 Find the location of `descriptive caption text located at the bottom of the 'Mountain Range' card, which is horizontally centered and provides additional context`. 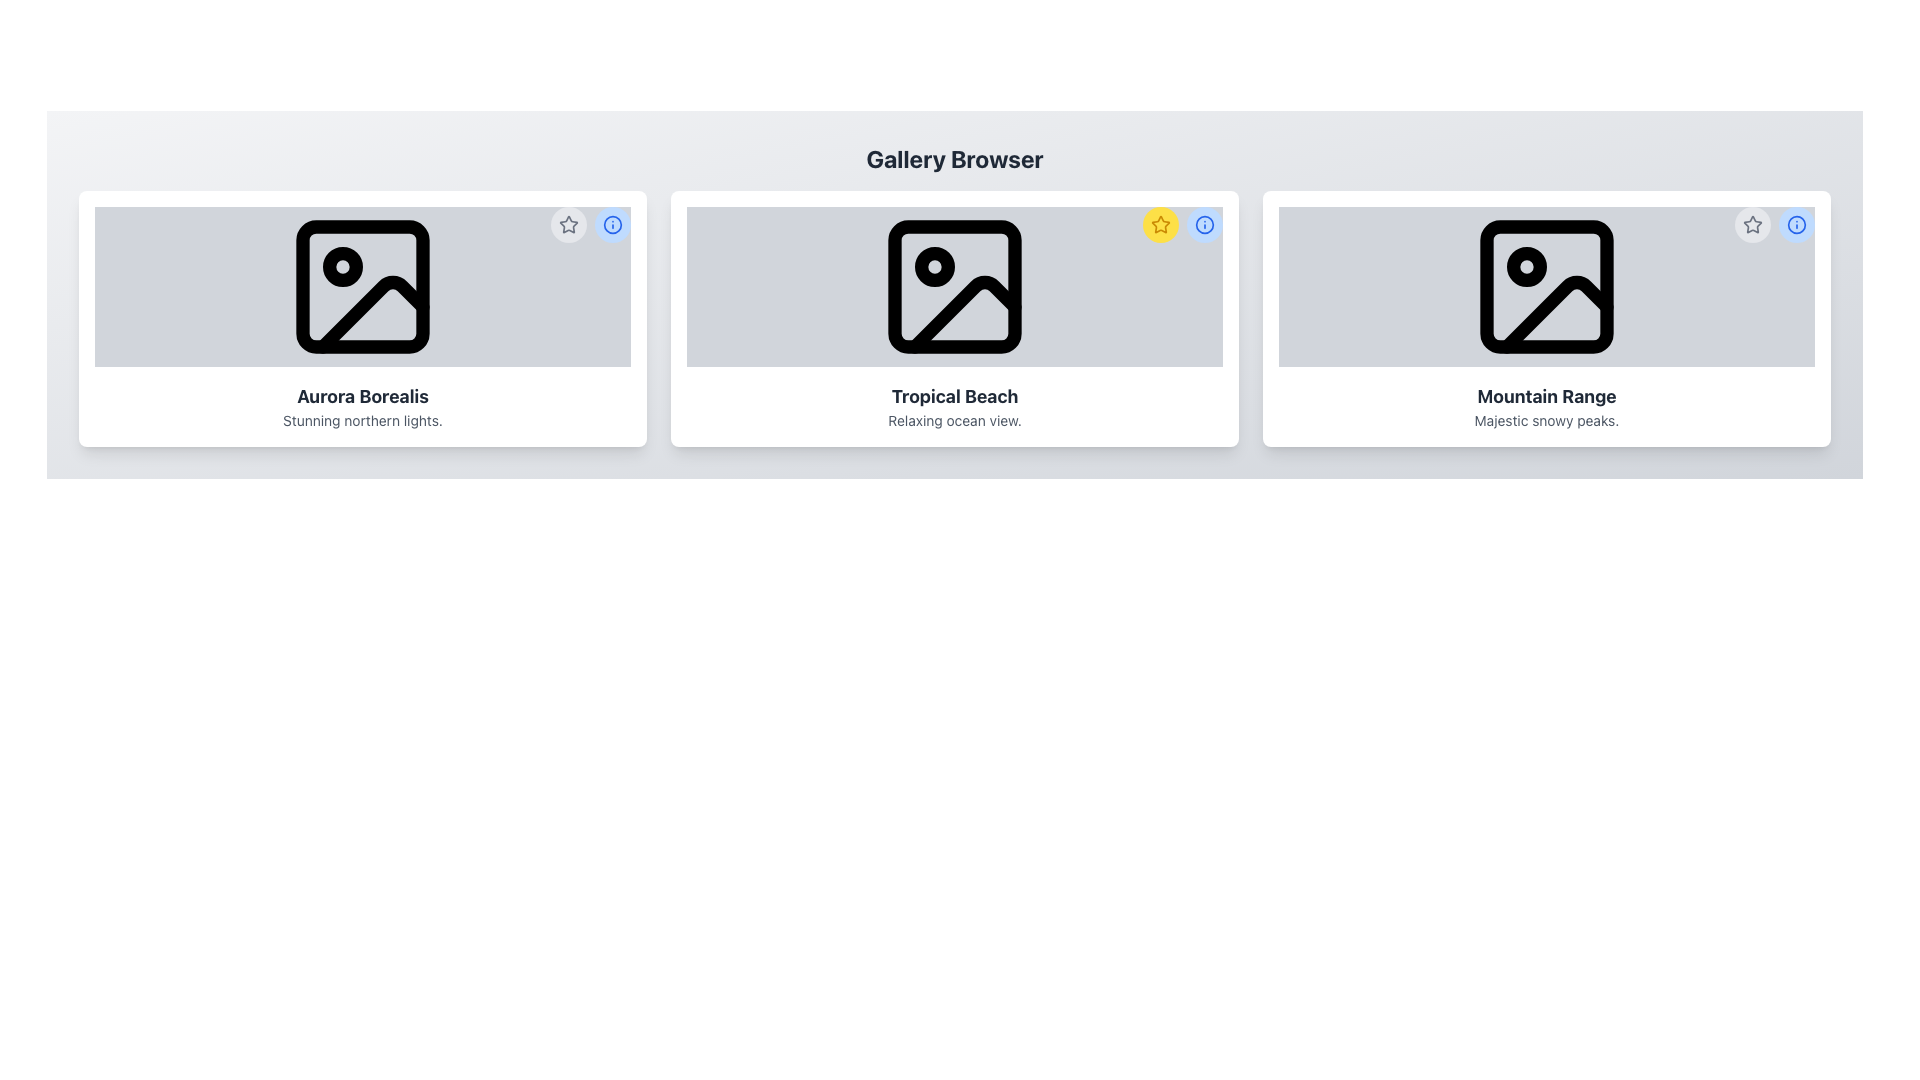

descriptive caption text located at the bottom of the 'Mountain Range' card, which is horizontally centered and provides additional context is located at coordinates (1545, 419).